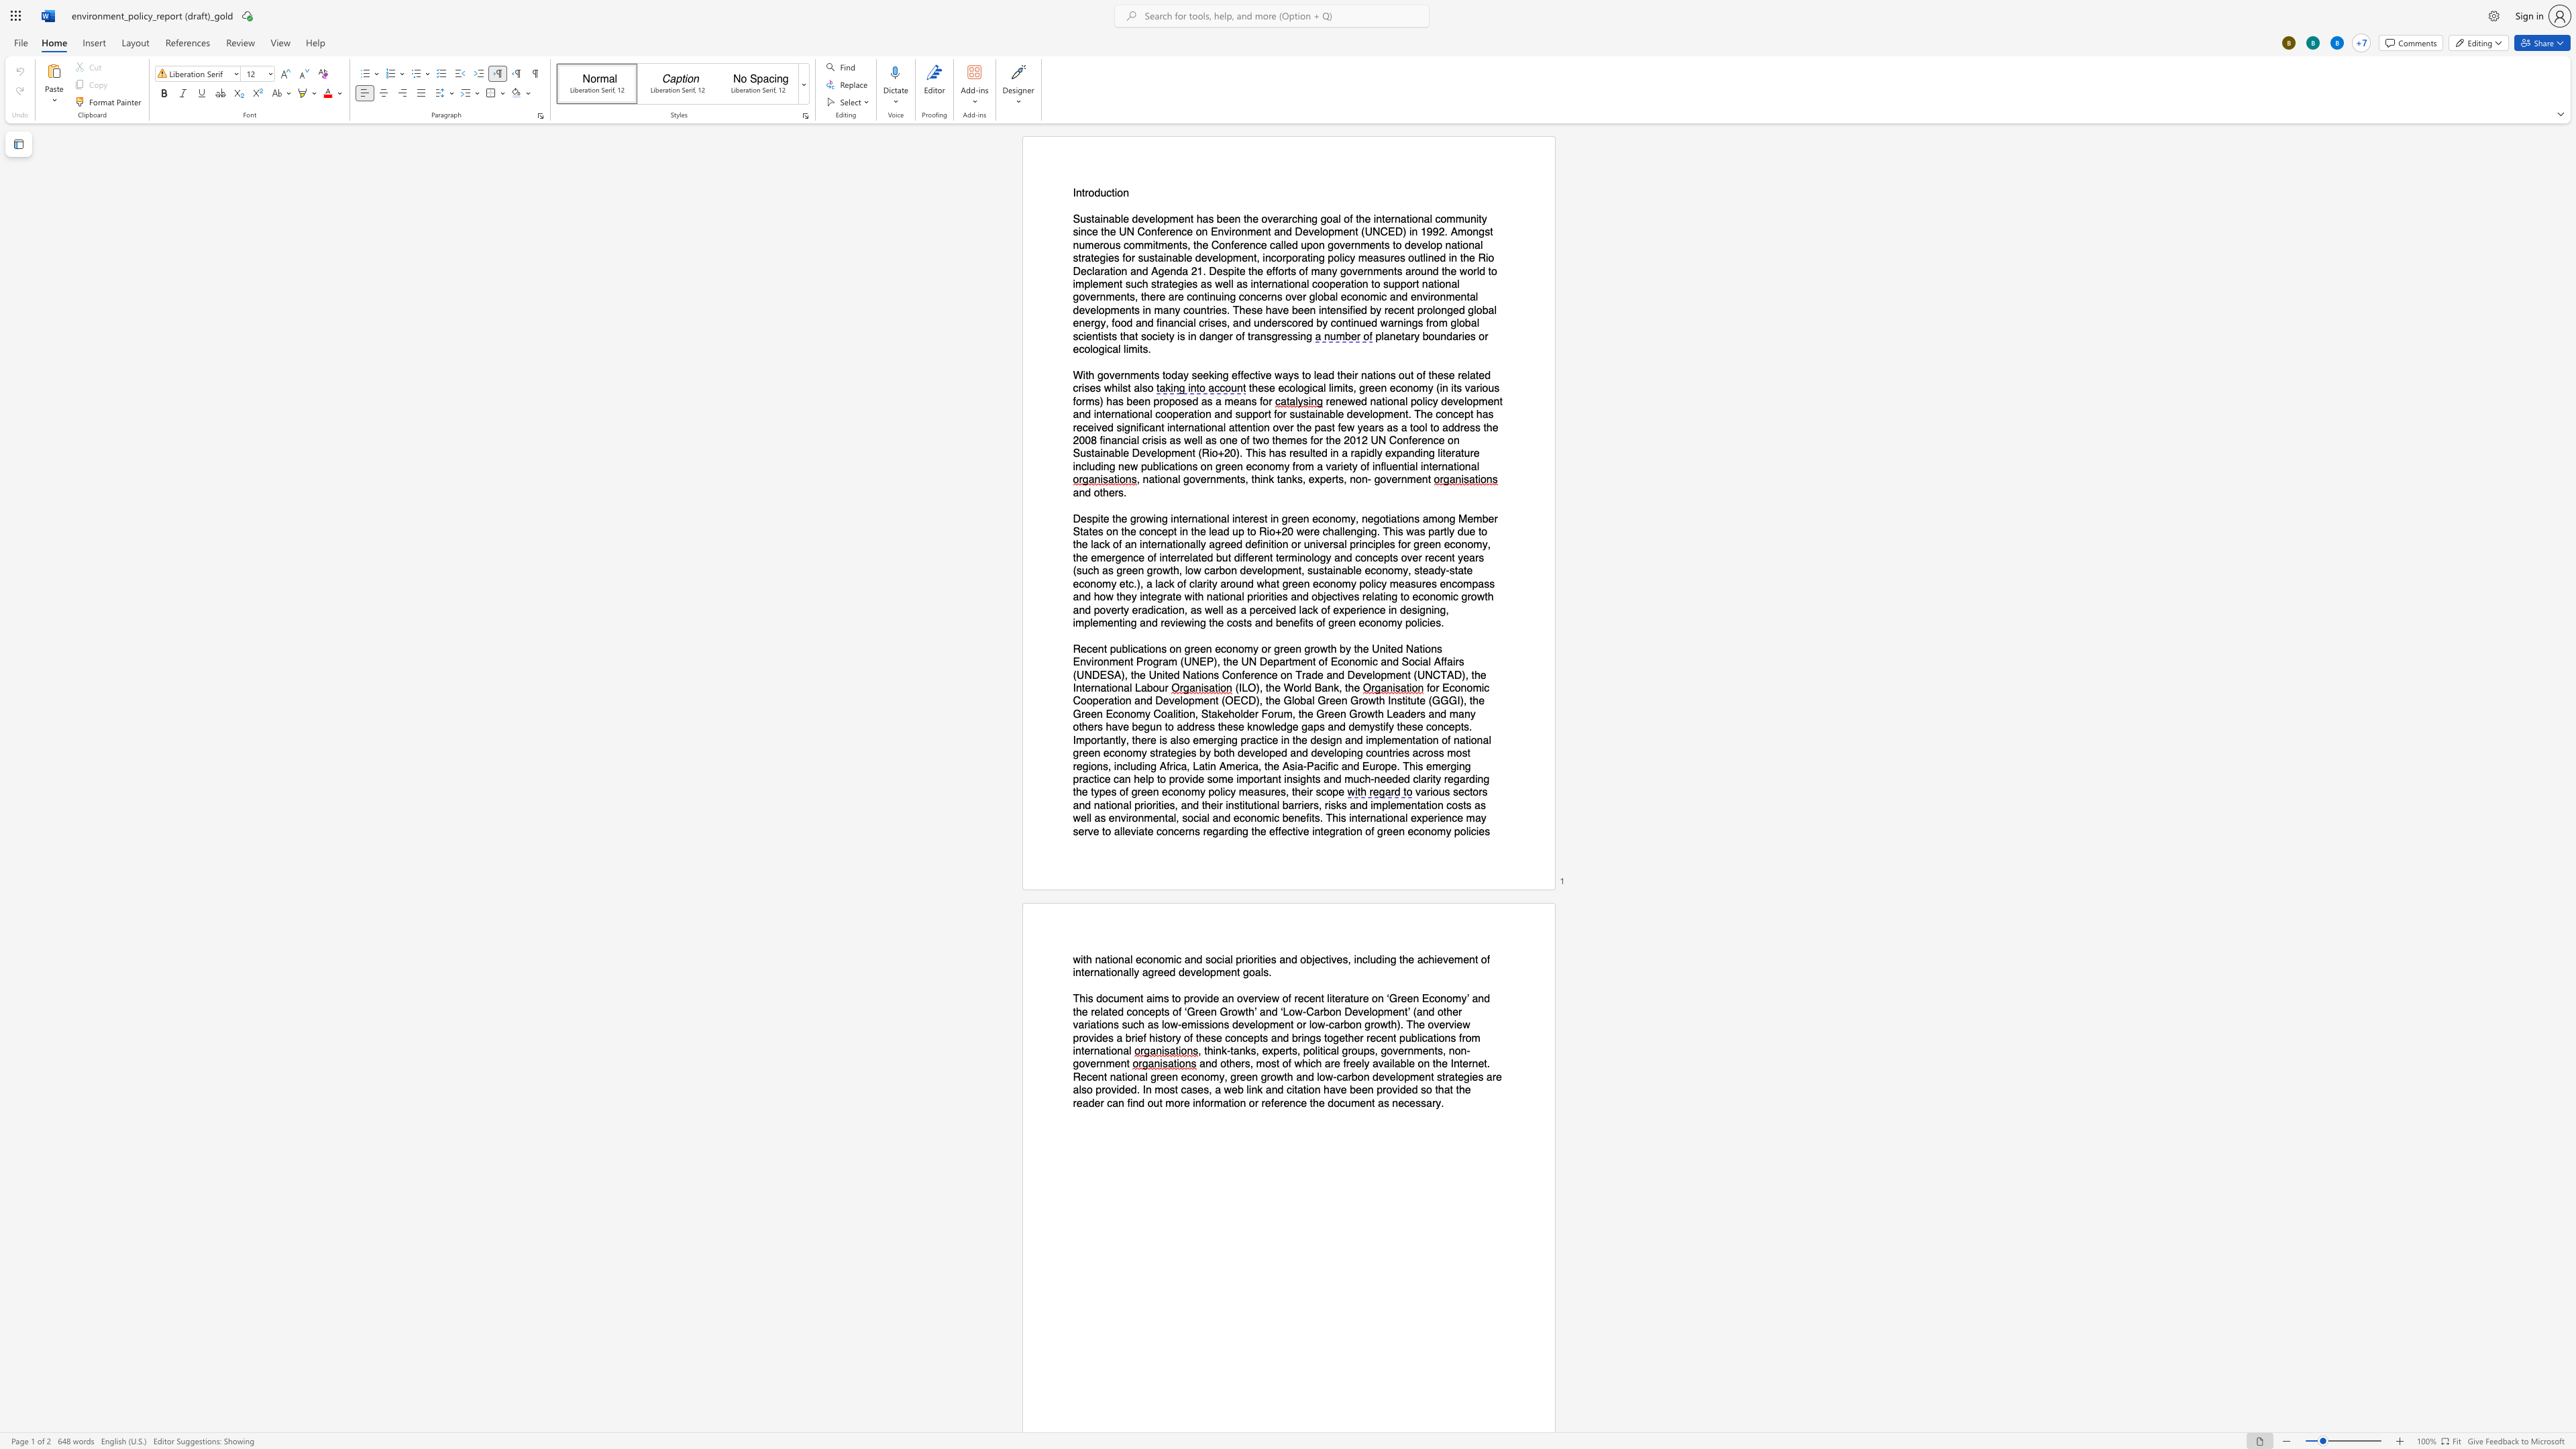 The width and height of the screenshot is (2576, 1449). Describe the element at coordinates (1130, 374) in the screenshot. I see `the space between the continuous character "n" and "m" in the text` at that location.